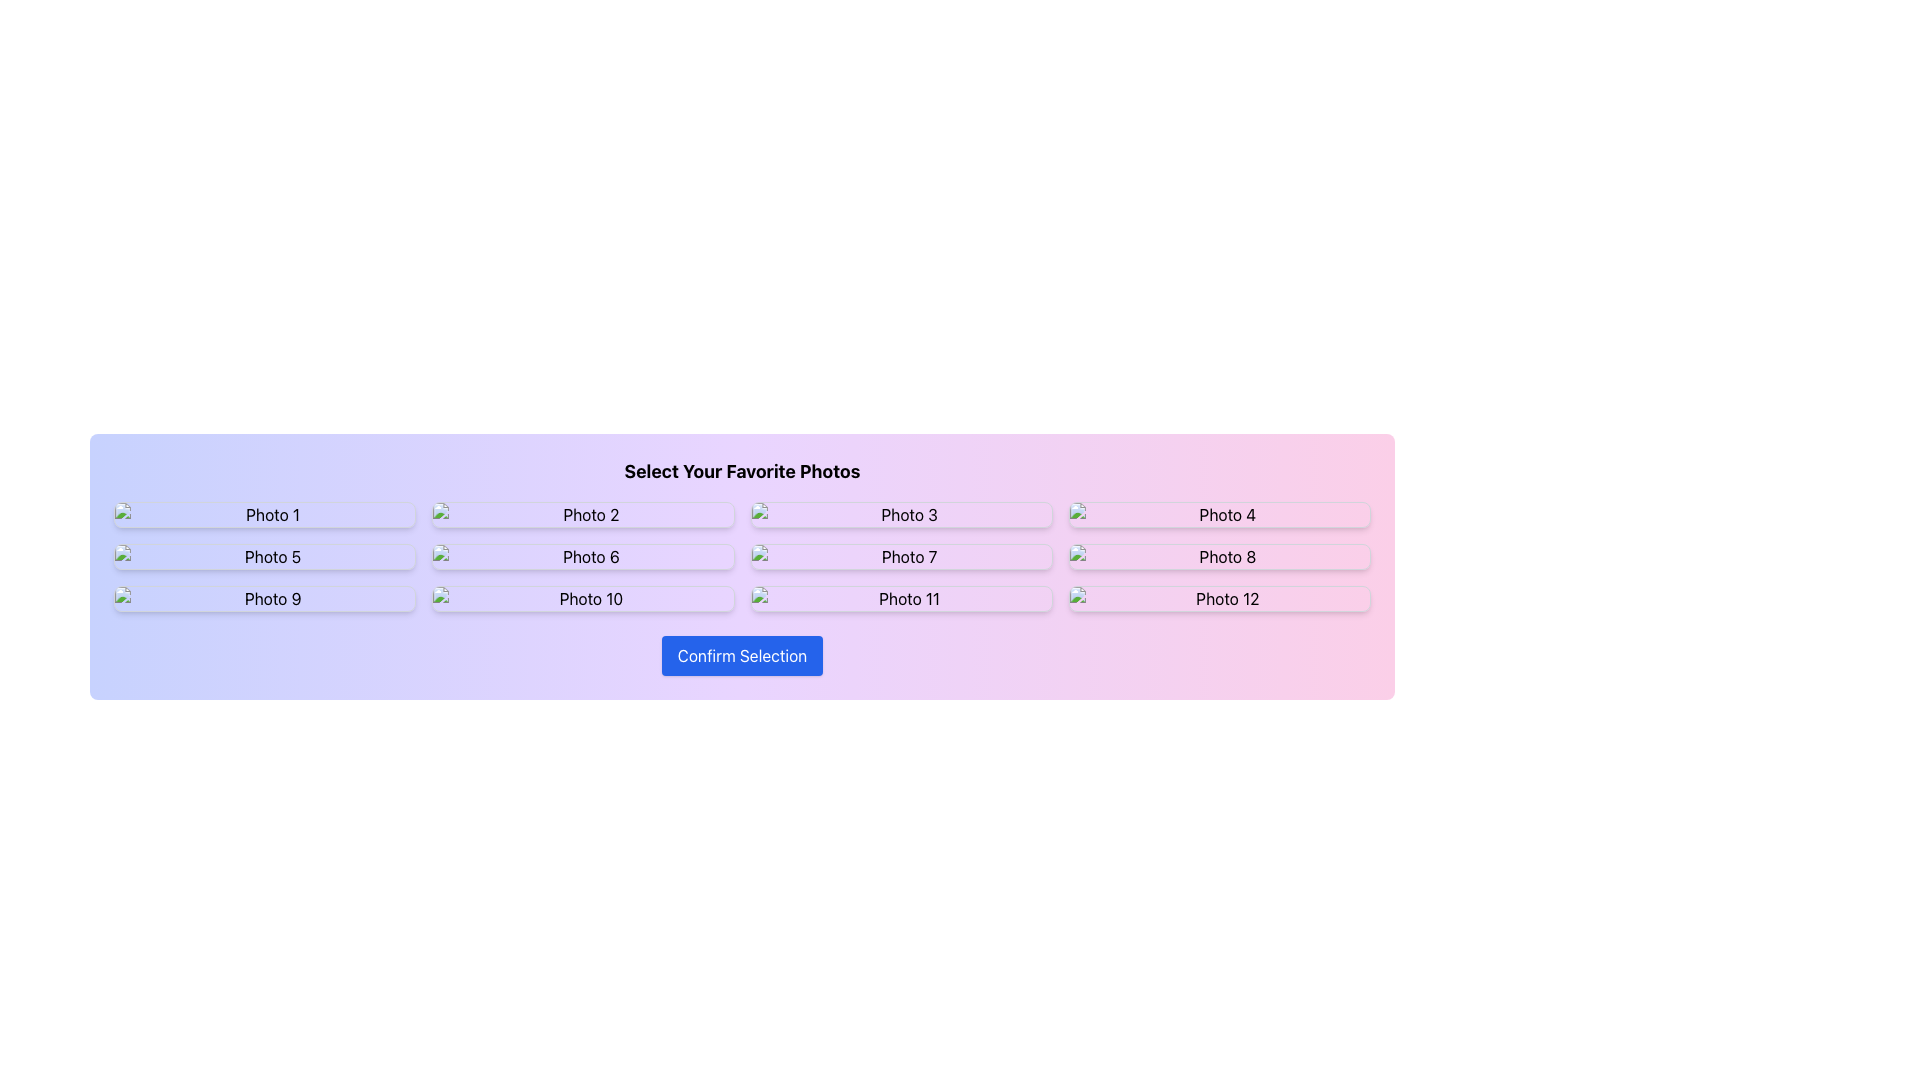  Describe the element at coordinates (1218, 556) in the screenshot. I see `the image thumbnail labeled 'Photo 8' in the fourth column, second row of the grid layout` at that location.